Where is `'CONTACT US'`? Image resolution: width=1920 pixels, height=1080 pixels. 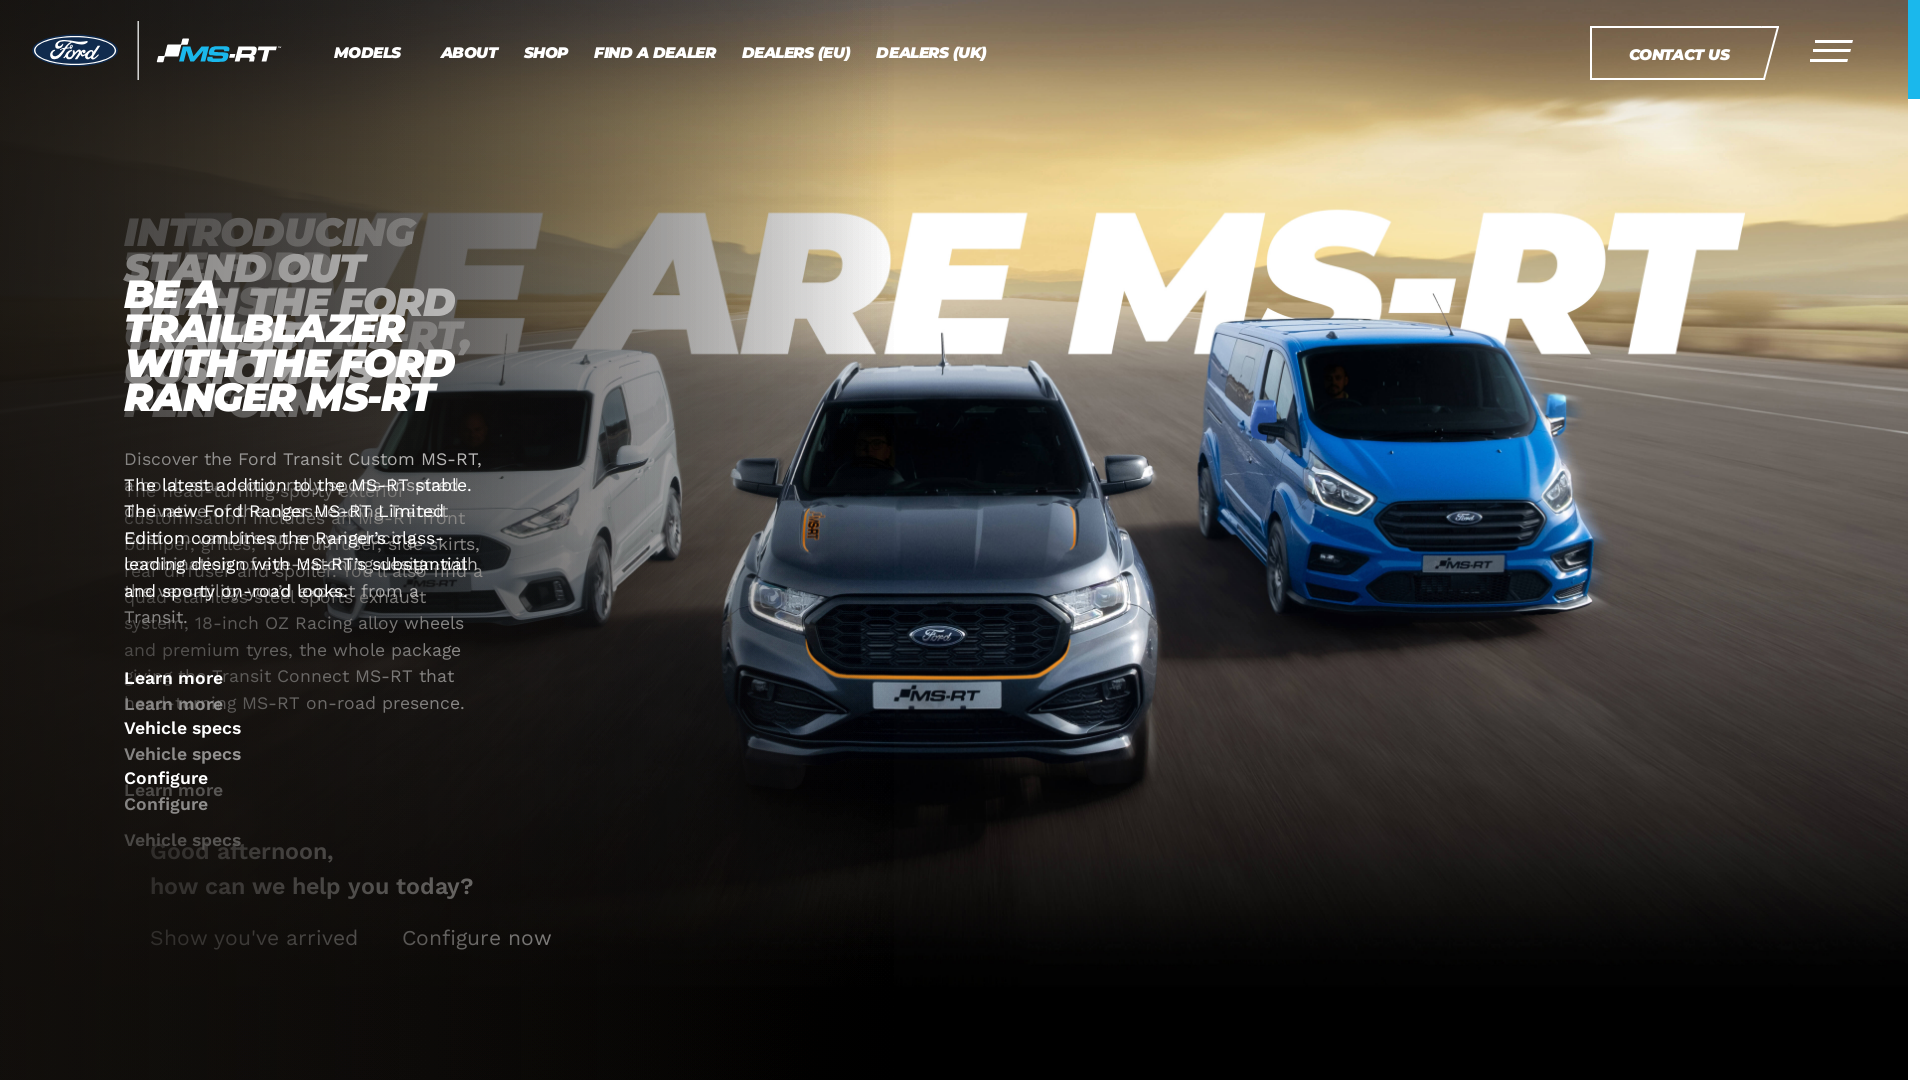 'CONTACT US' is located at coordinates (1675, 52).